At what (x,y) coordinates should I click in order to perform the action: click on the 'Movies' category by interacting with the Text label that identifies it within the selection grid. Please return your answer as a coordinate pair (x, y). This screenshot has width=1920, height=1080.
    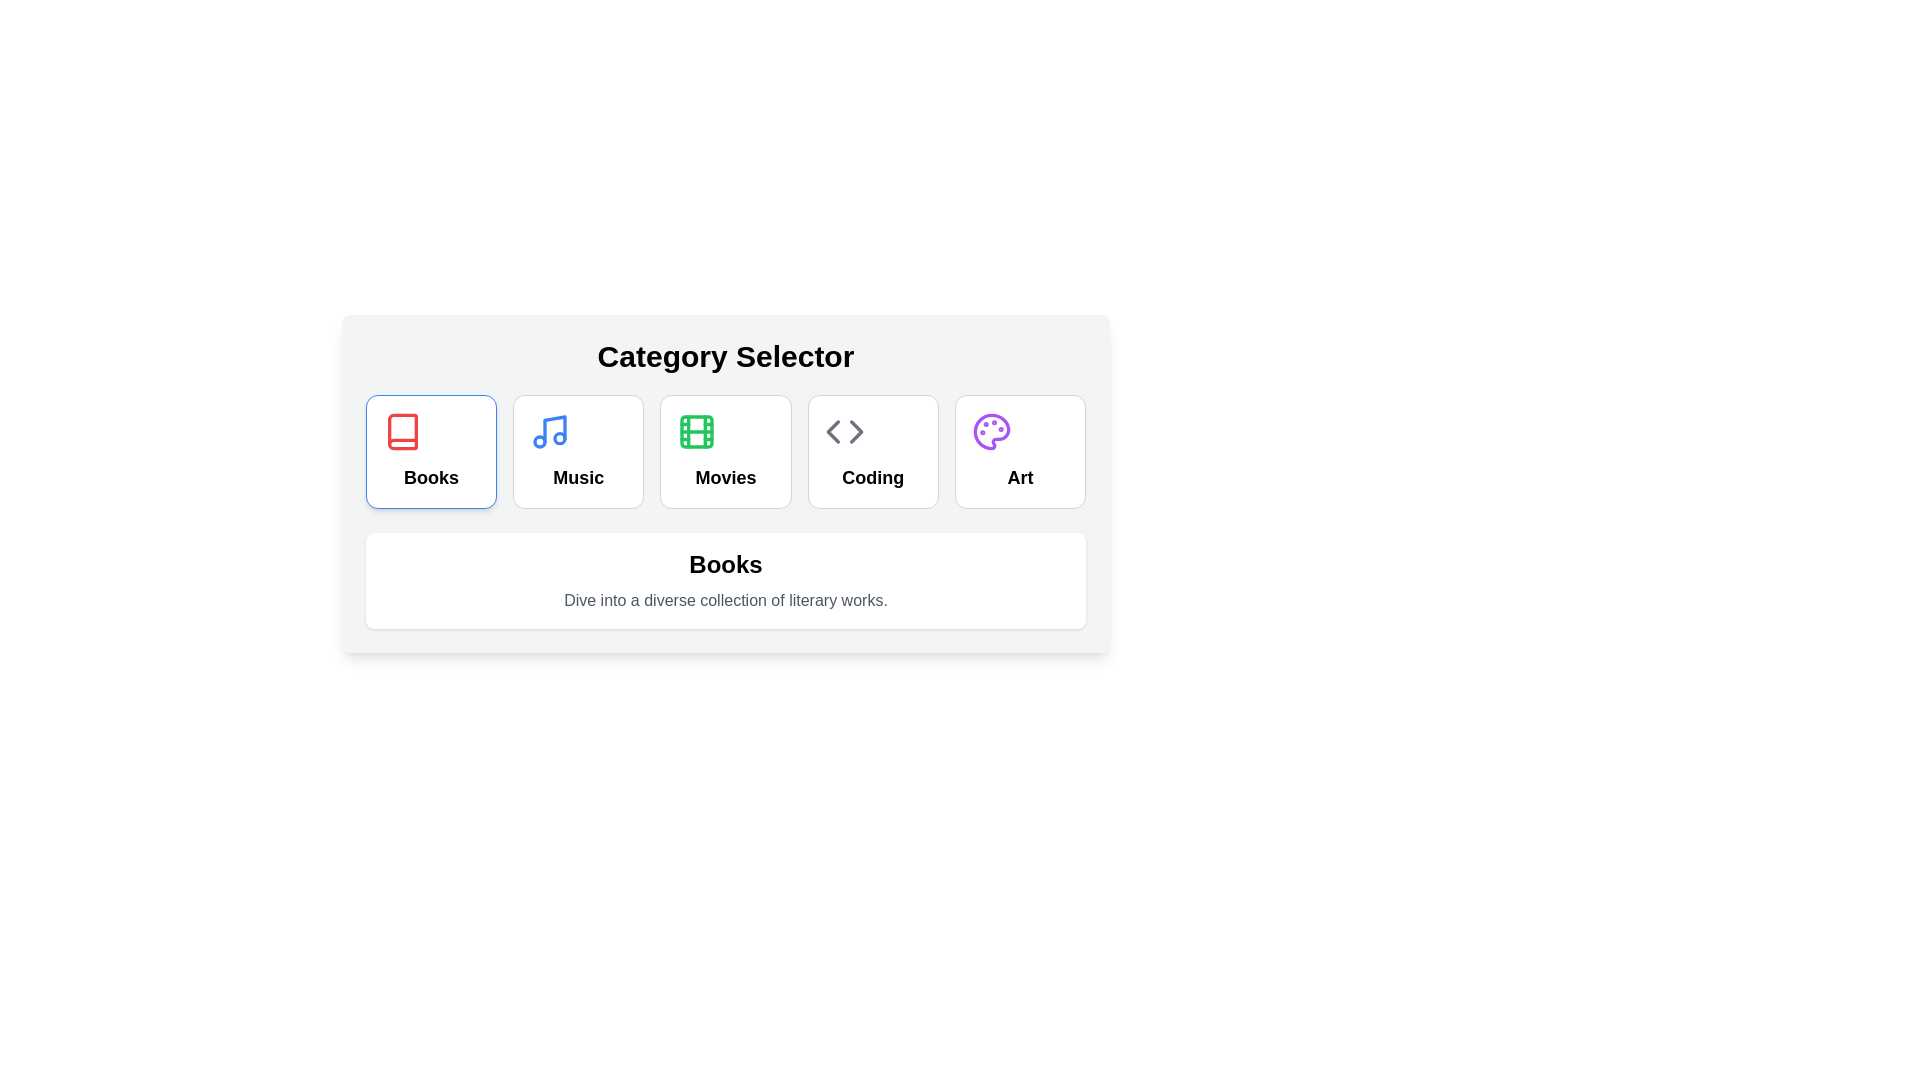
    Looking at the image, I should click on (724, 478).